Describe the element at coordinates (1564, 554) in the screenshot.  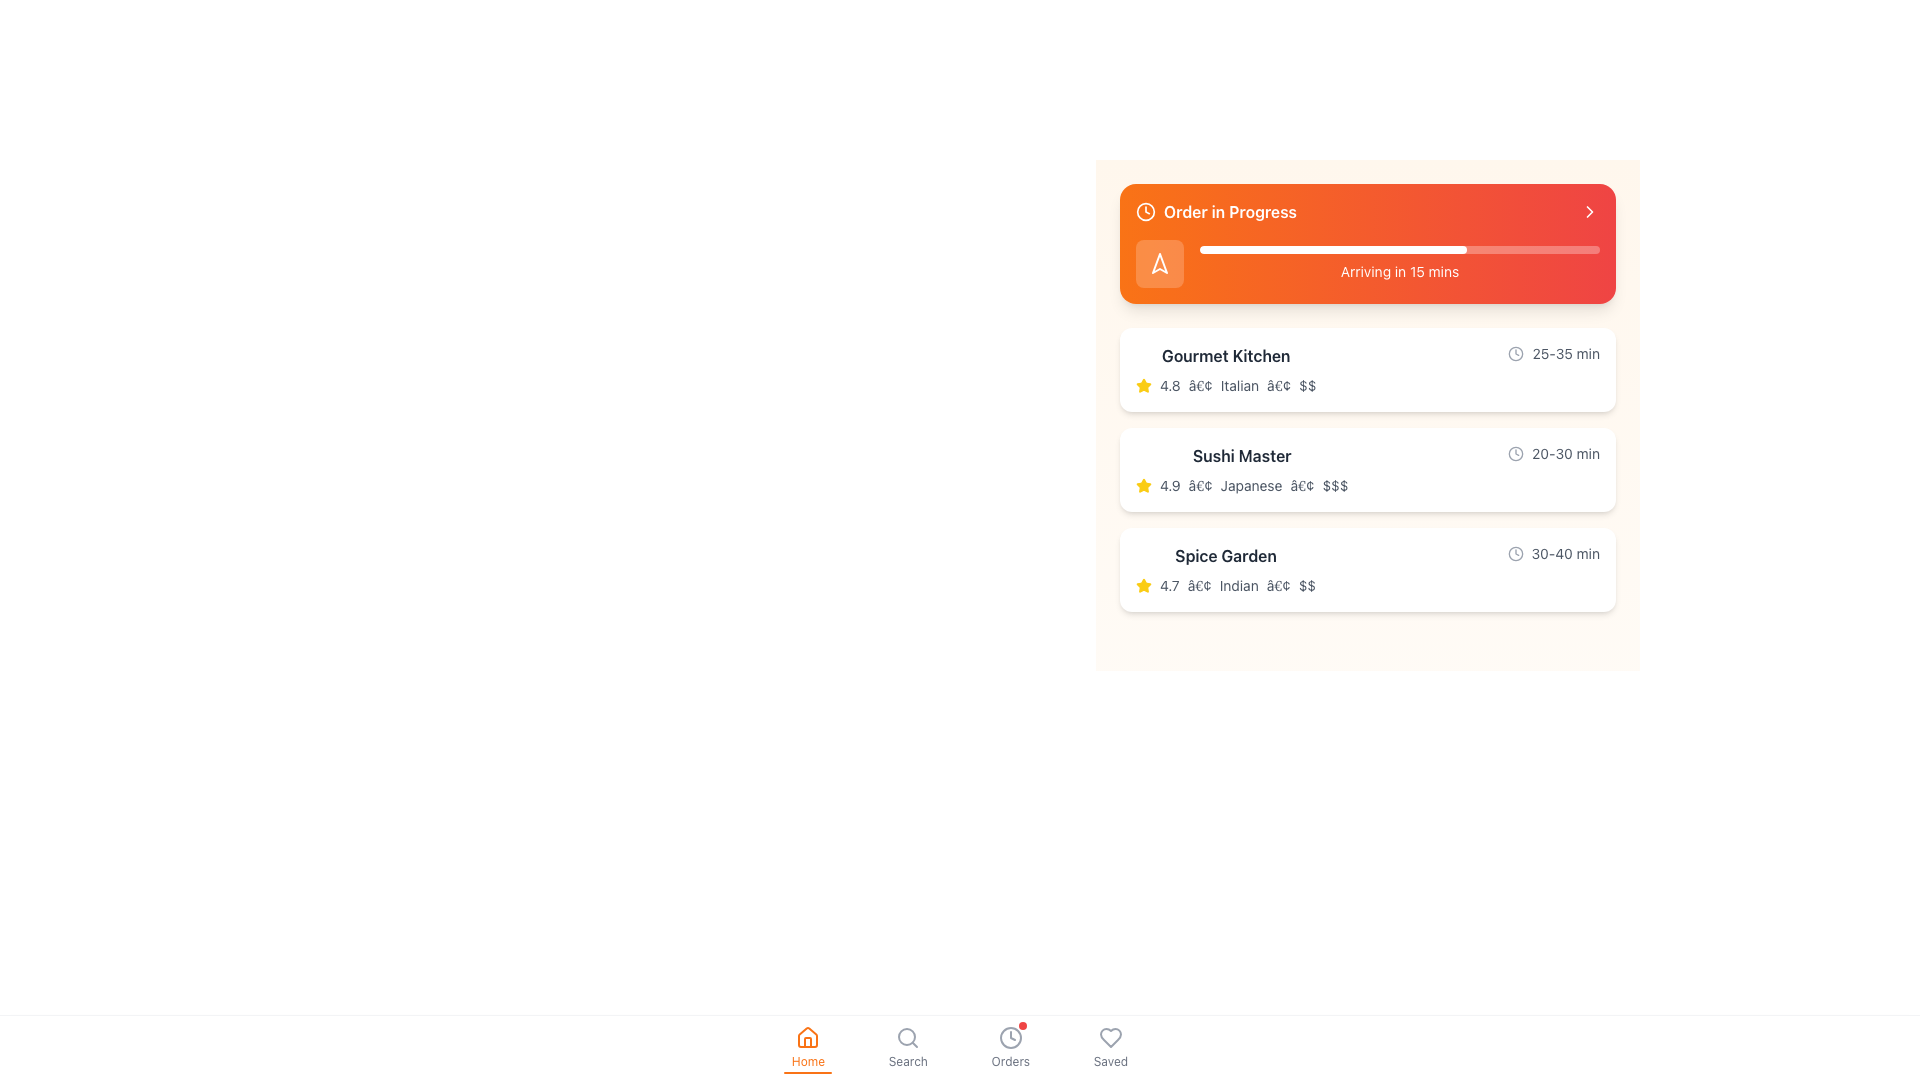
I see `the static text element that displays the estimated delivery time for 'Spice Garden', located as the rightmost element in the group with a clock icon` at that location.